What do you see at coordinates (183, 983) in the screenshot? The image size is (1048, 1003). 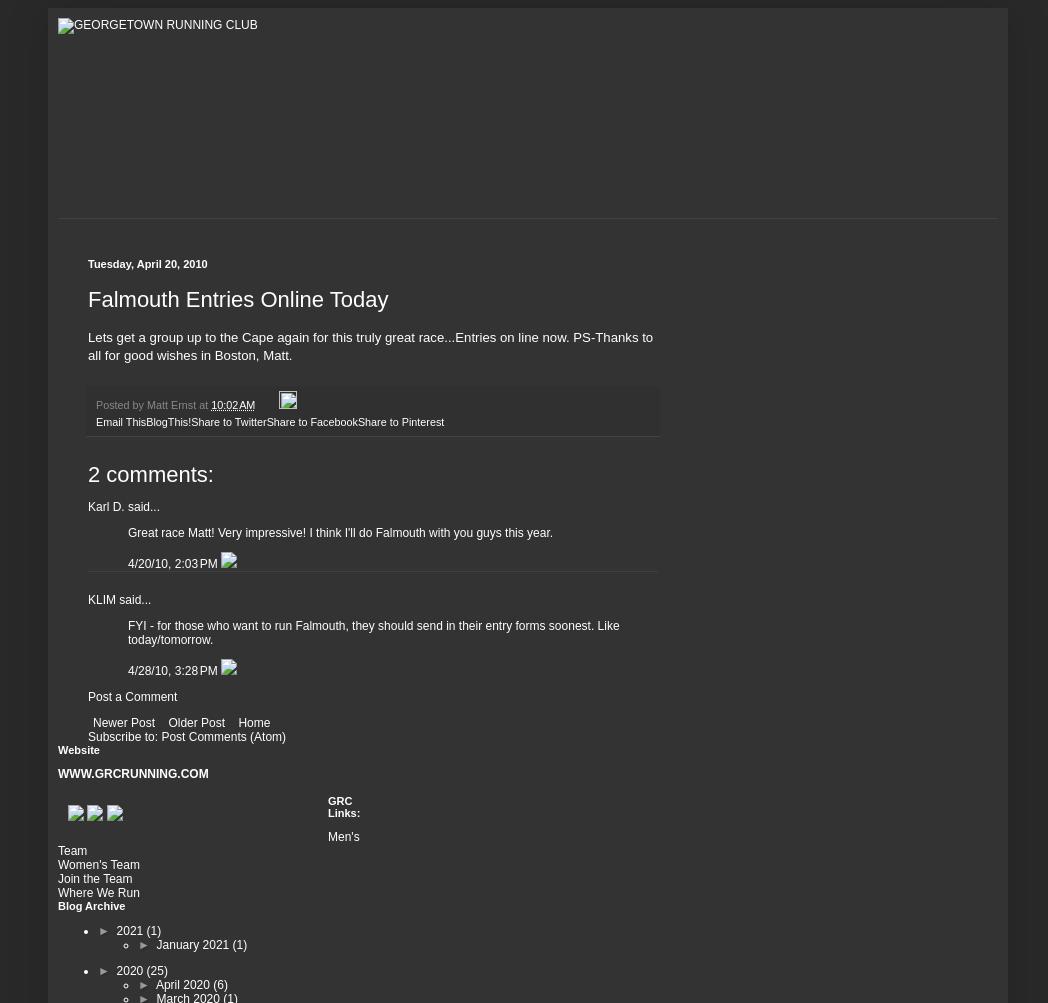 I see `'April 2020'` at bounding box center [183, 983].